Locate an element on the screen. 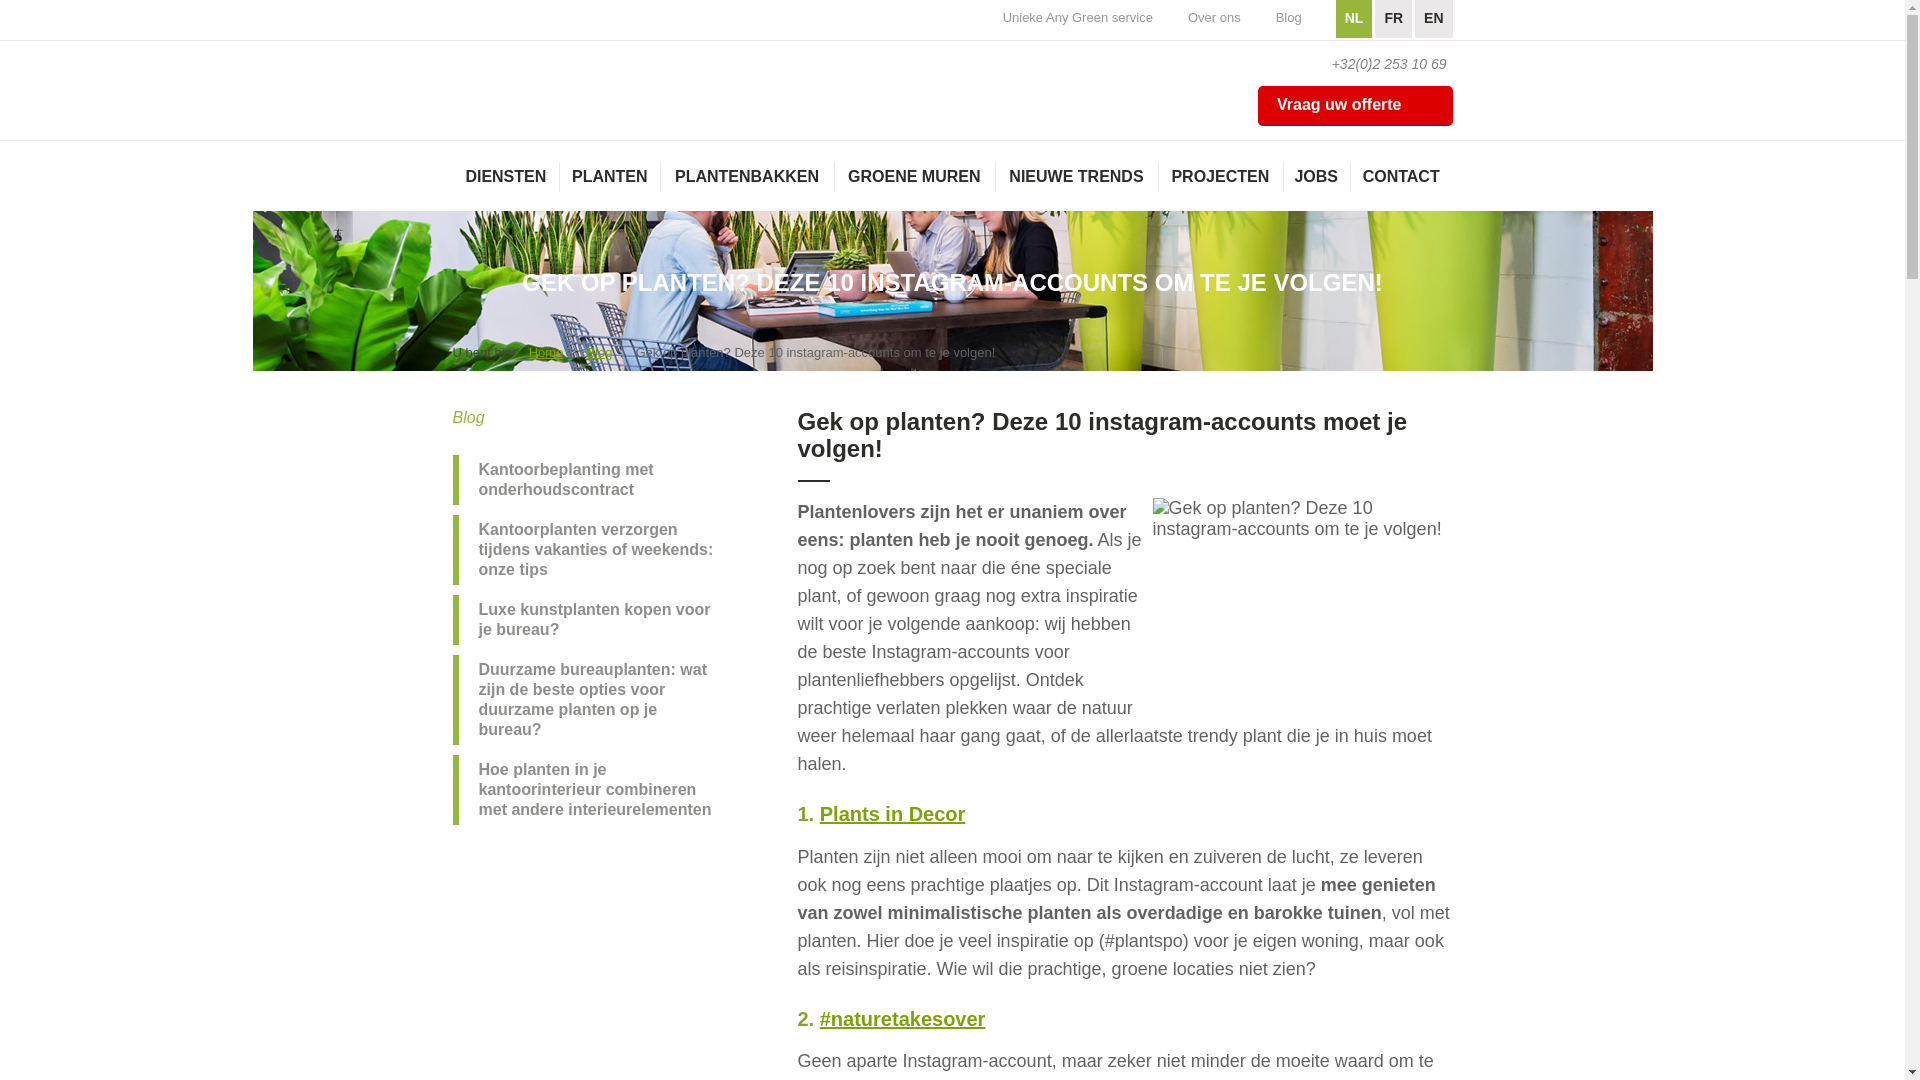  'GROENE MUREN' is located at coordinates (913, 186).